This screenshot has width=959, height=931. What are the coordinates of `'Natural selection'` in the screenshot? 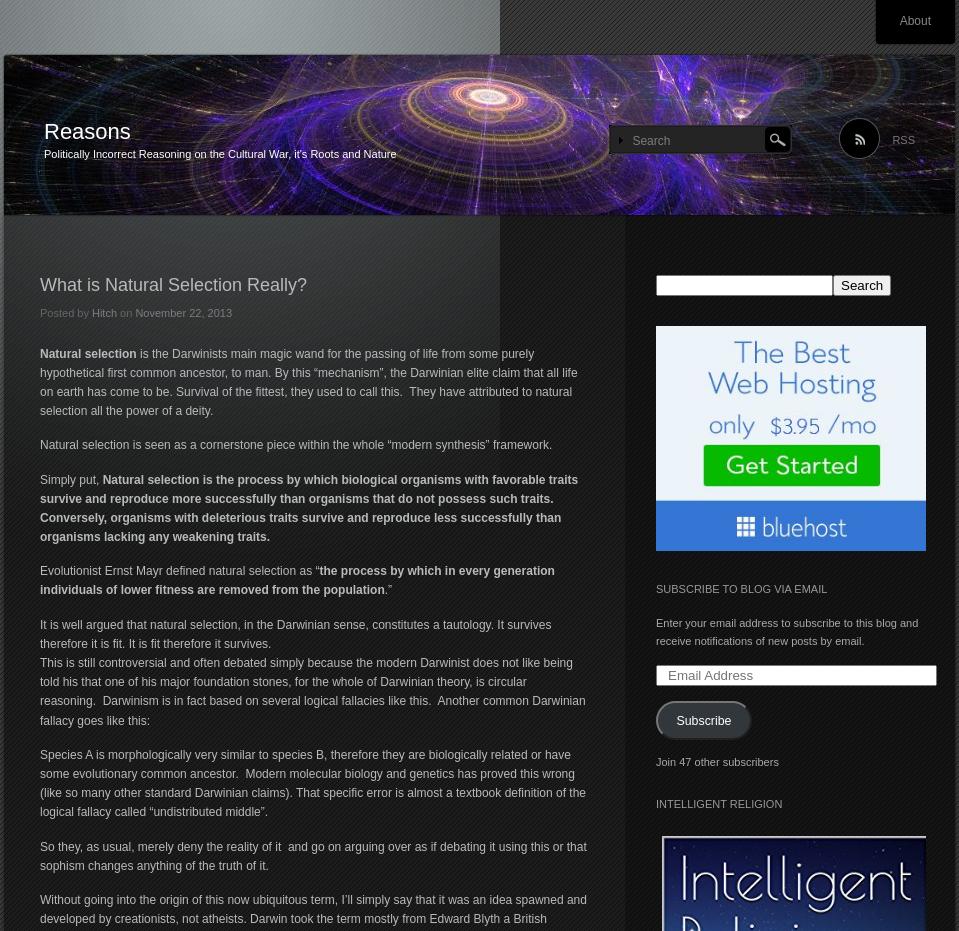 It's located at (88, 353).